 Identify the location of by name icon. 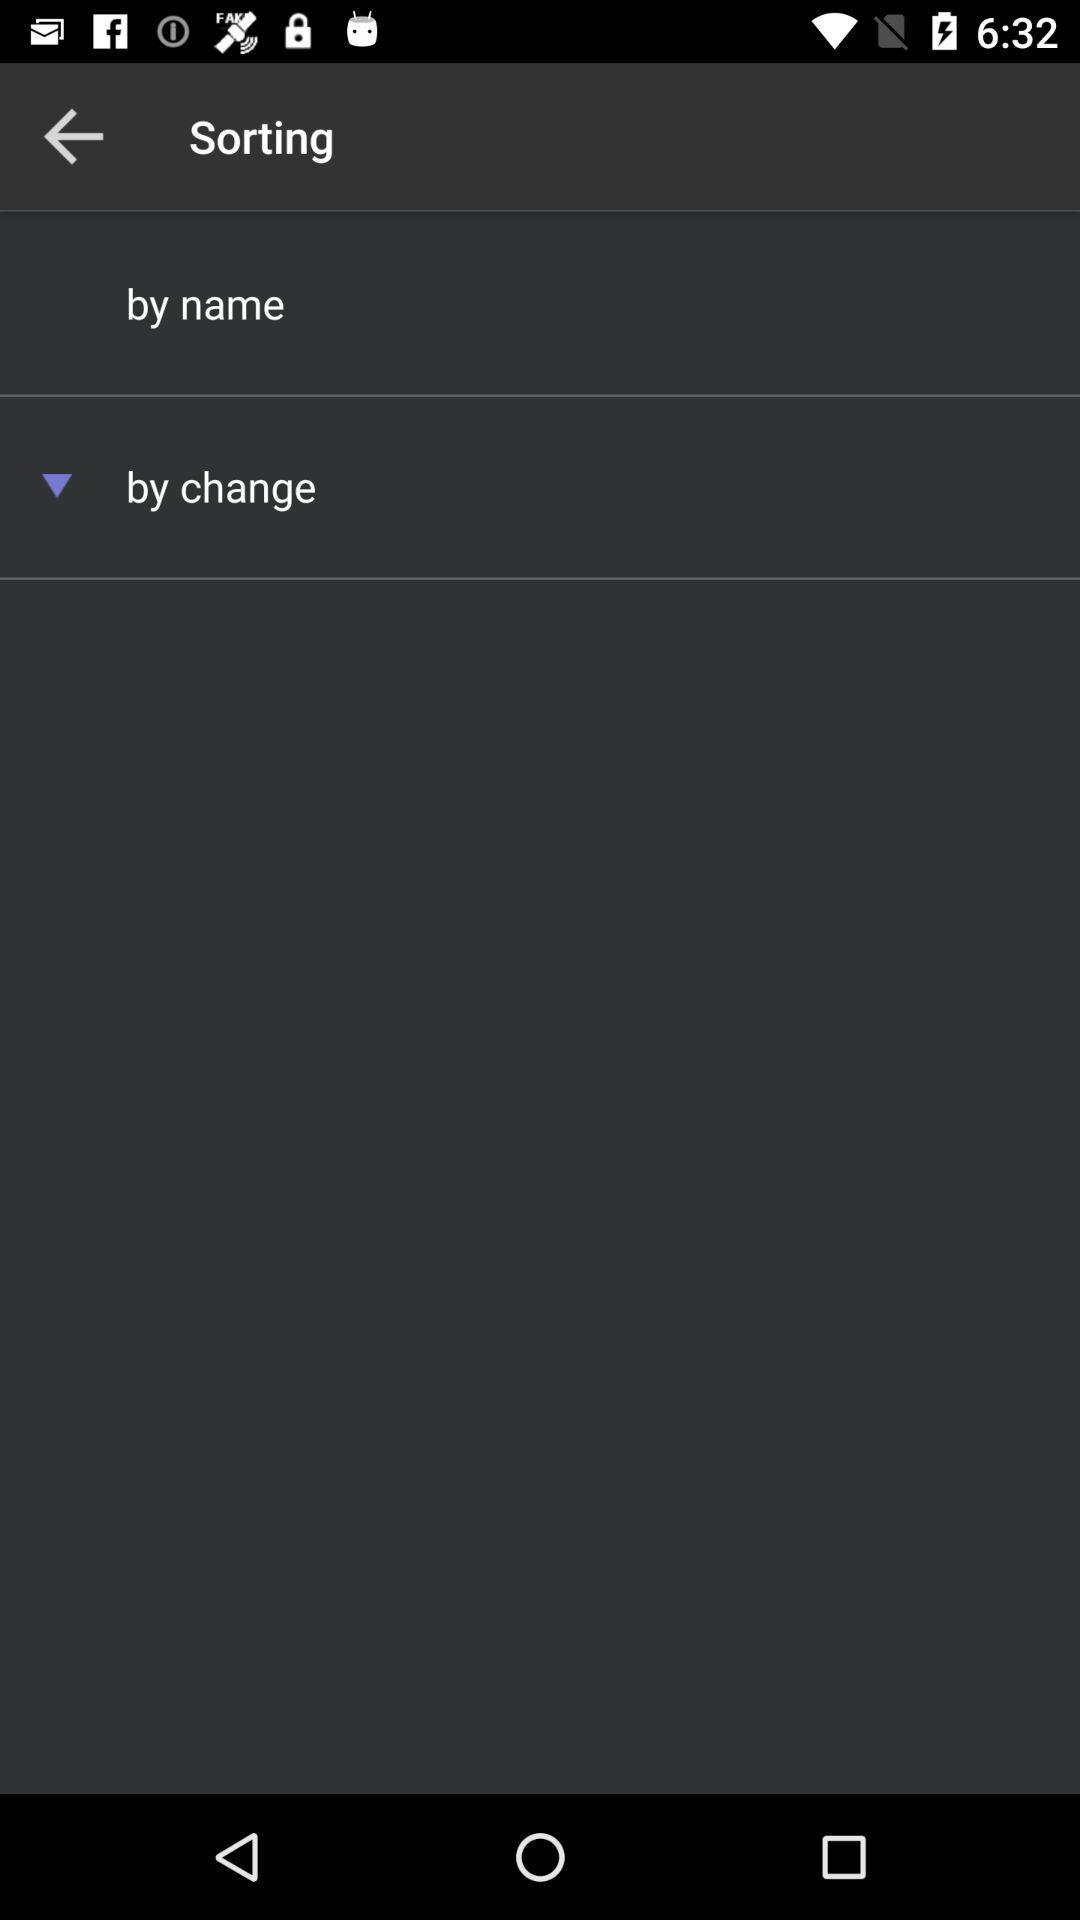
(540, 301).